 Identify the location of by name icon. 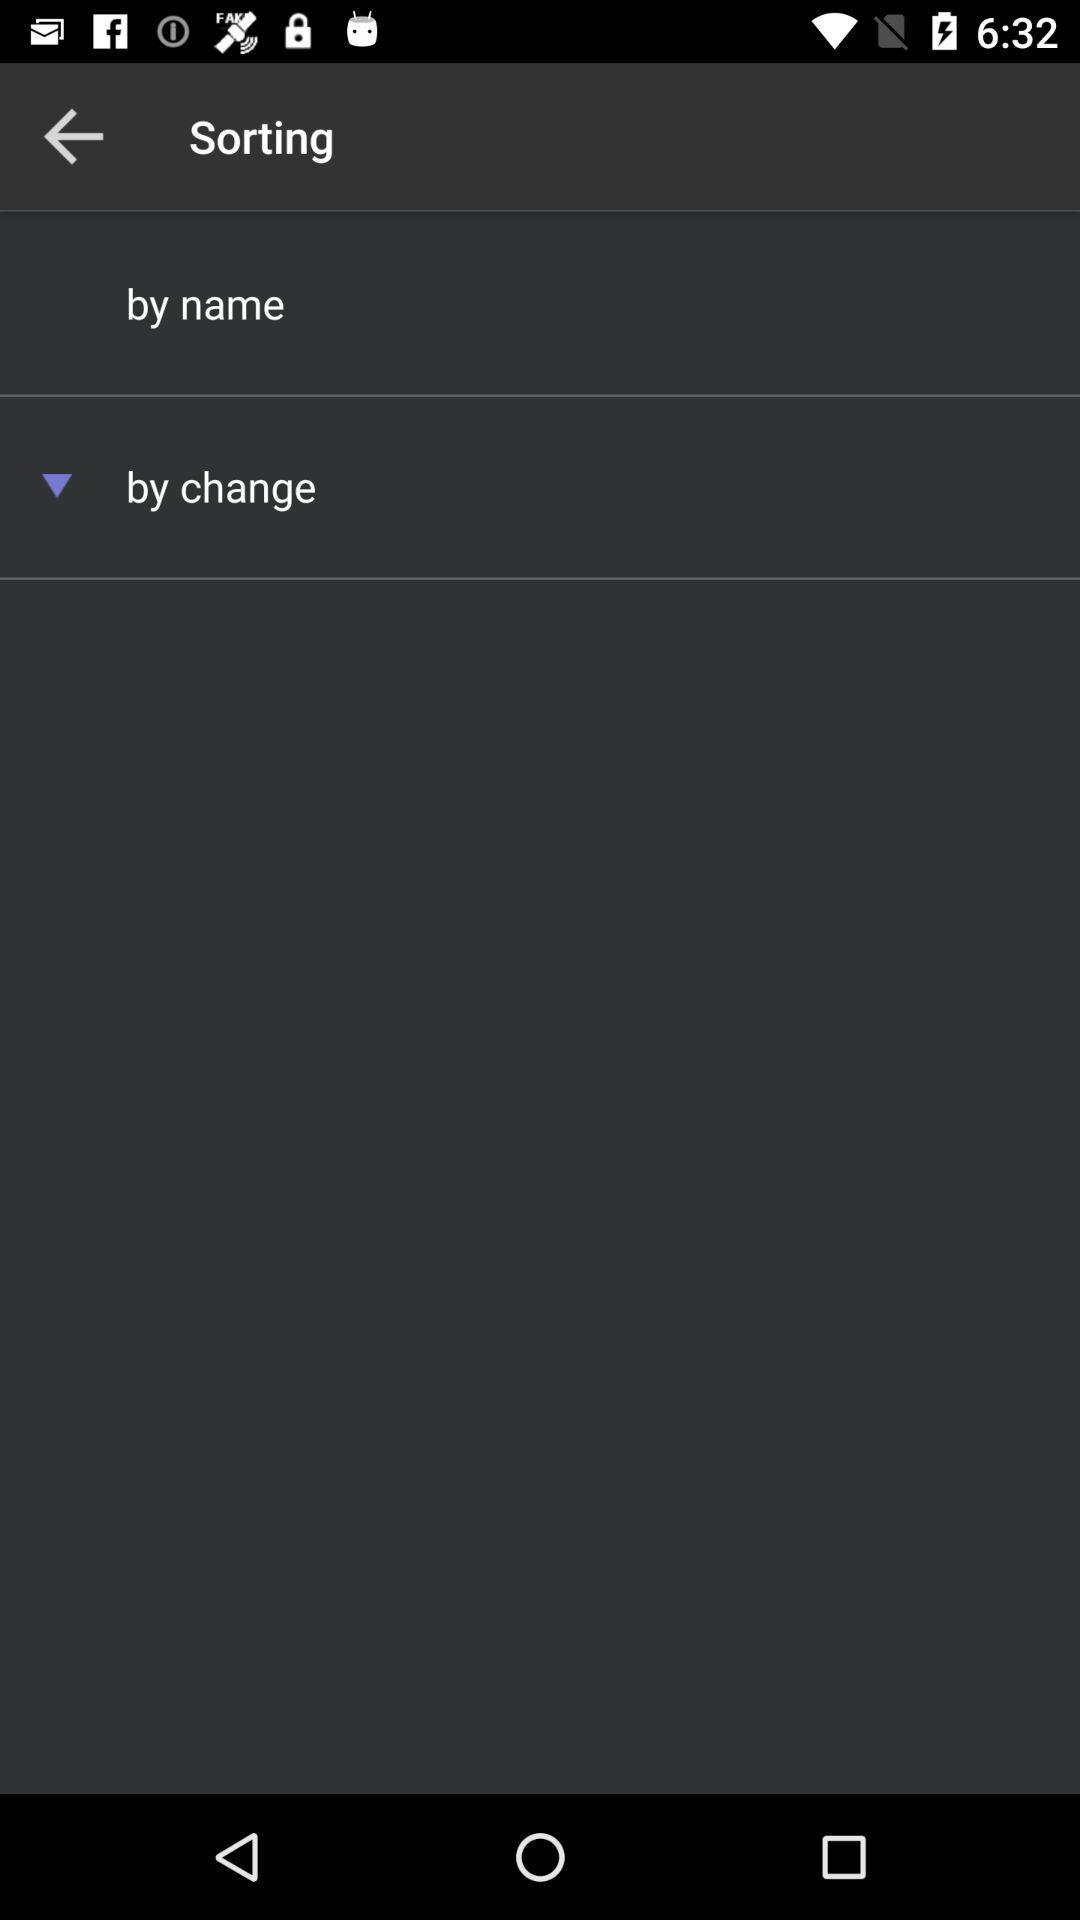
(540, 301).